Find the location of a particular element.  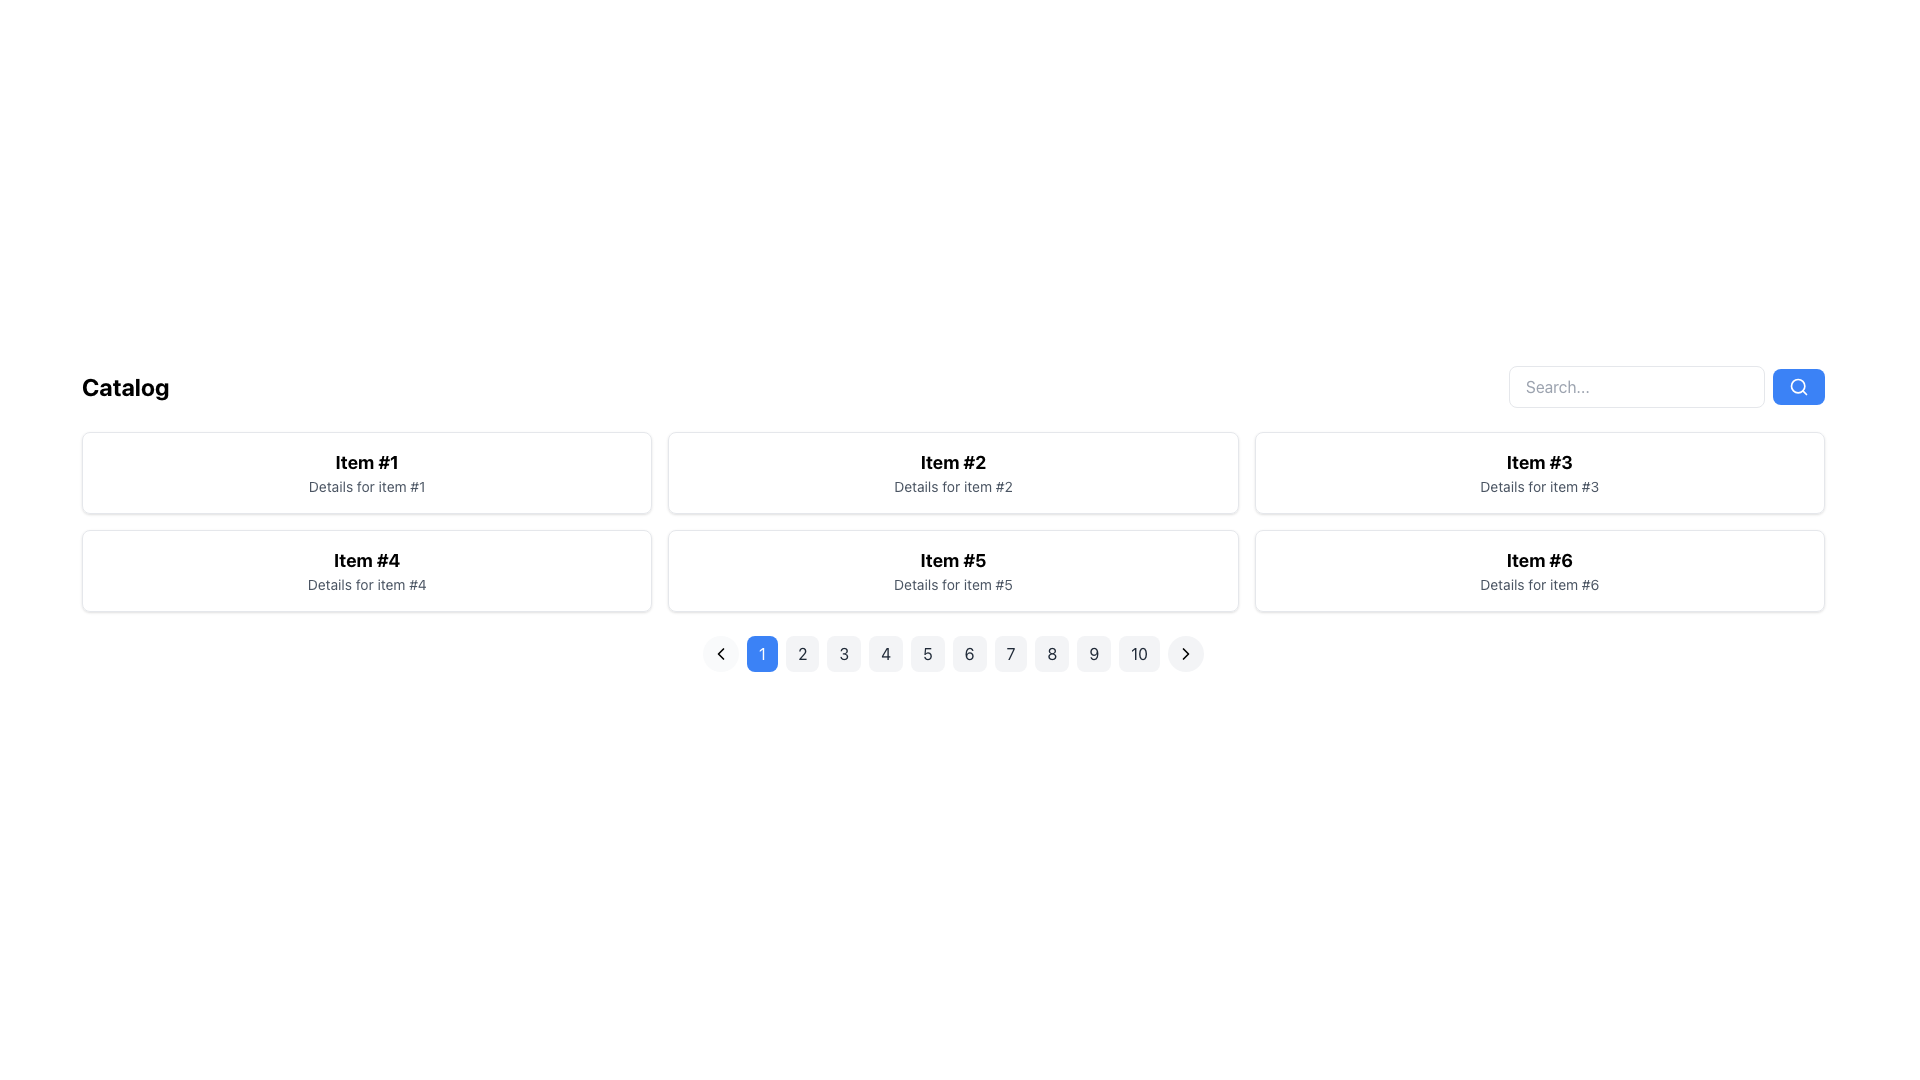

the static text label that provides additional information about 'Item #5', located below the title 'Item #5' is located at coordinates (952, 585).